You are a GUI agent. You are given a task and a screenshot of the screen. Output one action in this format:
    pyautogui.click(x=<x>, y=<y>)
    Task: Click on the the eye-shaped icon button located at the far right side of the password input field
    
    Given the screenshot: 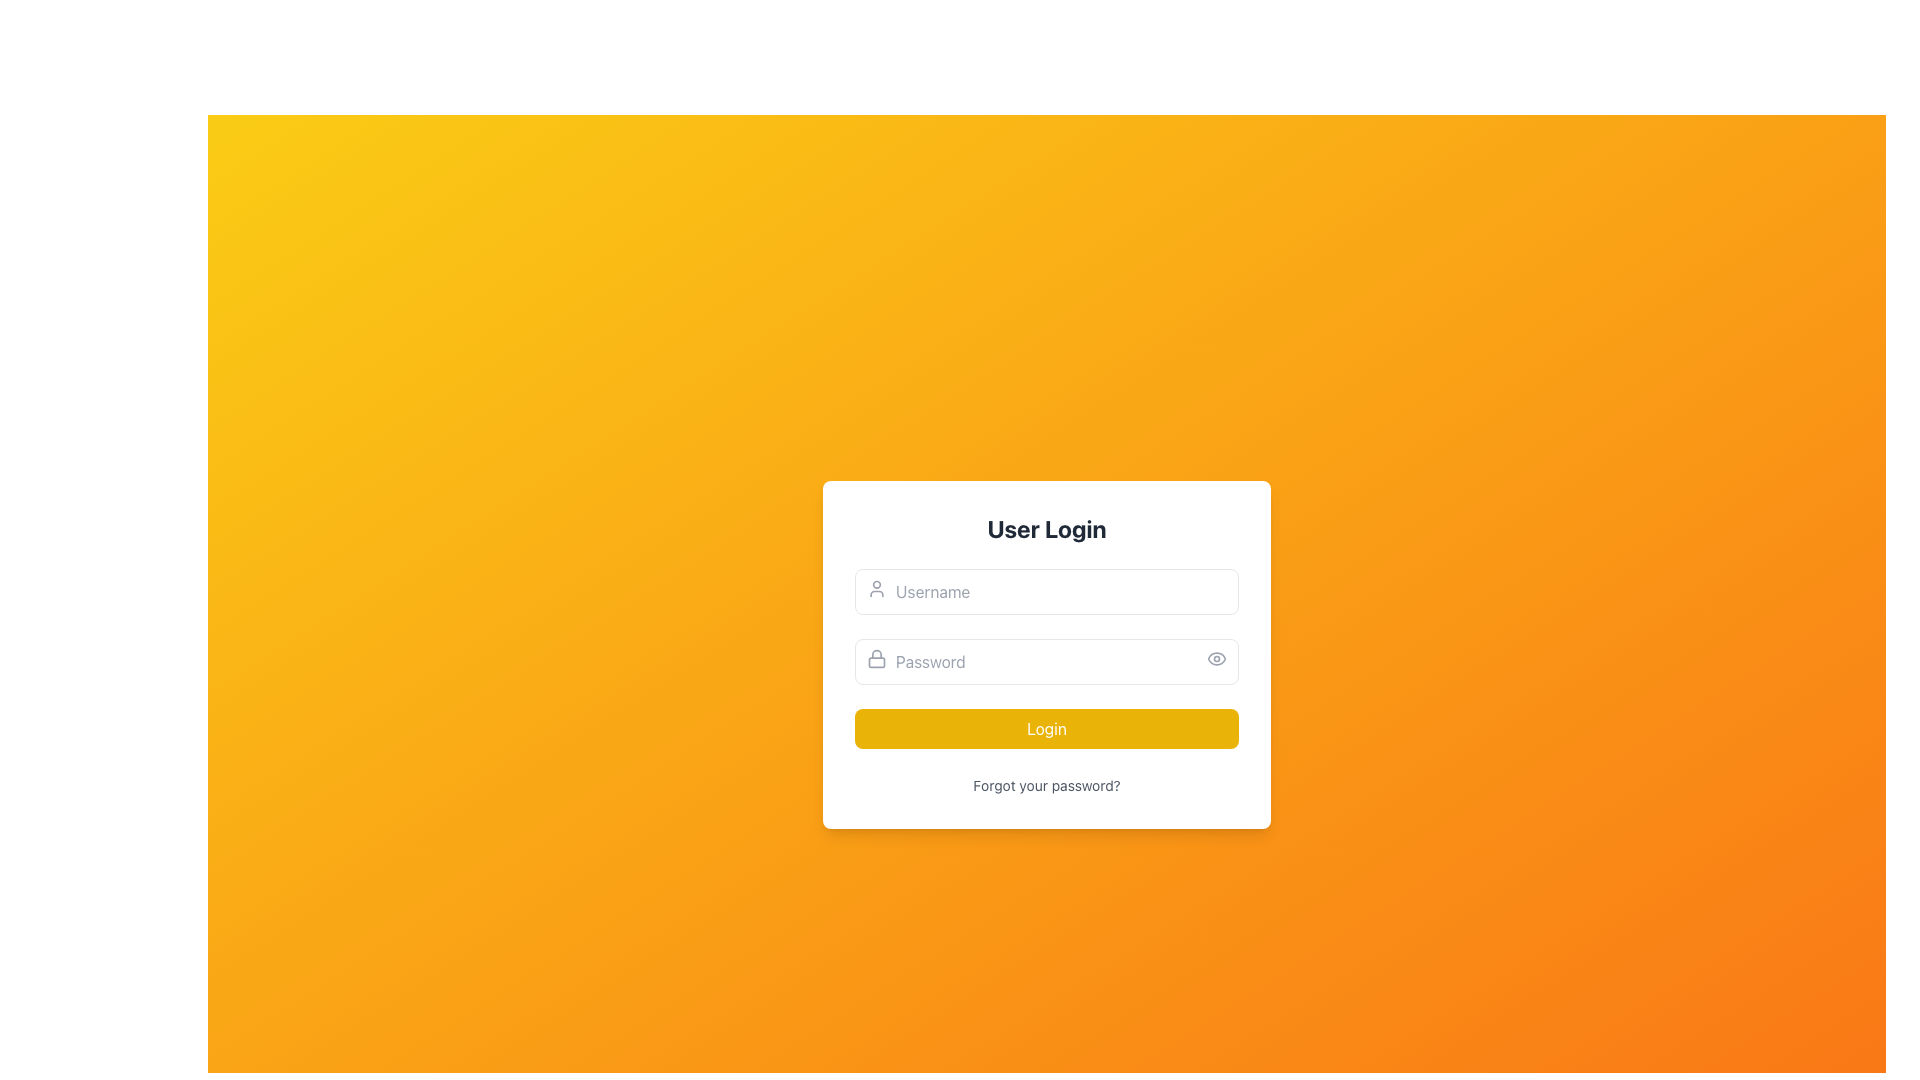 What is the action you would take?
    pyautogui.click(x=1216, y=659)
    